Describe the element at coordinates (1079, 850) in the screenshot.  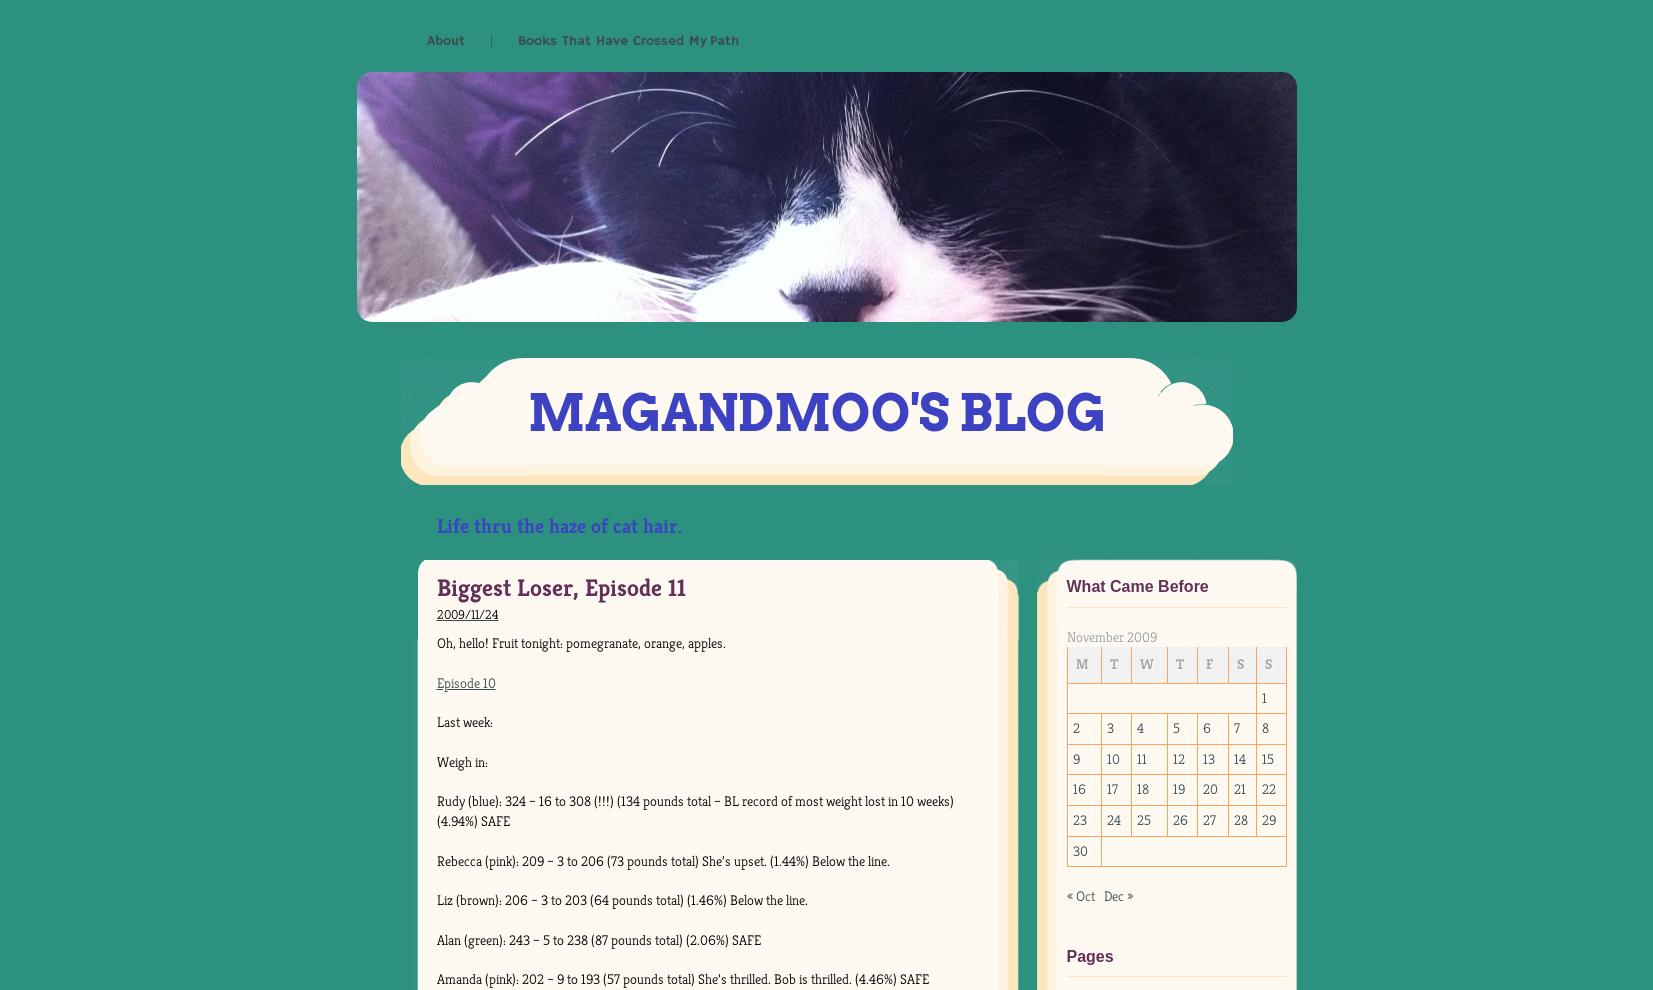
I see `'30'` at that location.